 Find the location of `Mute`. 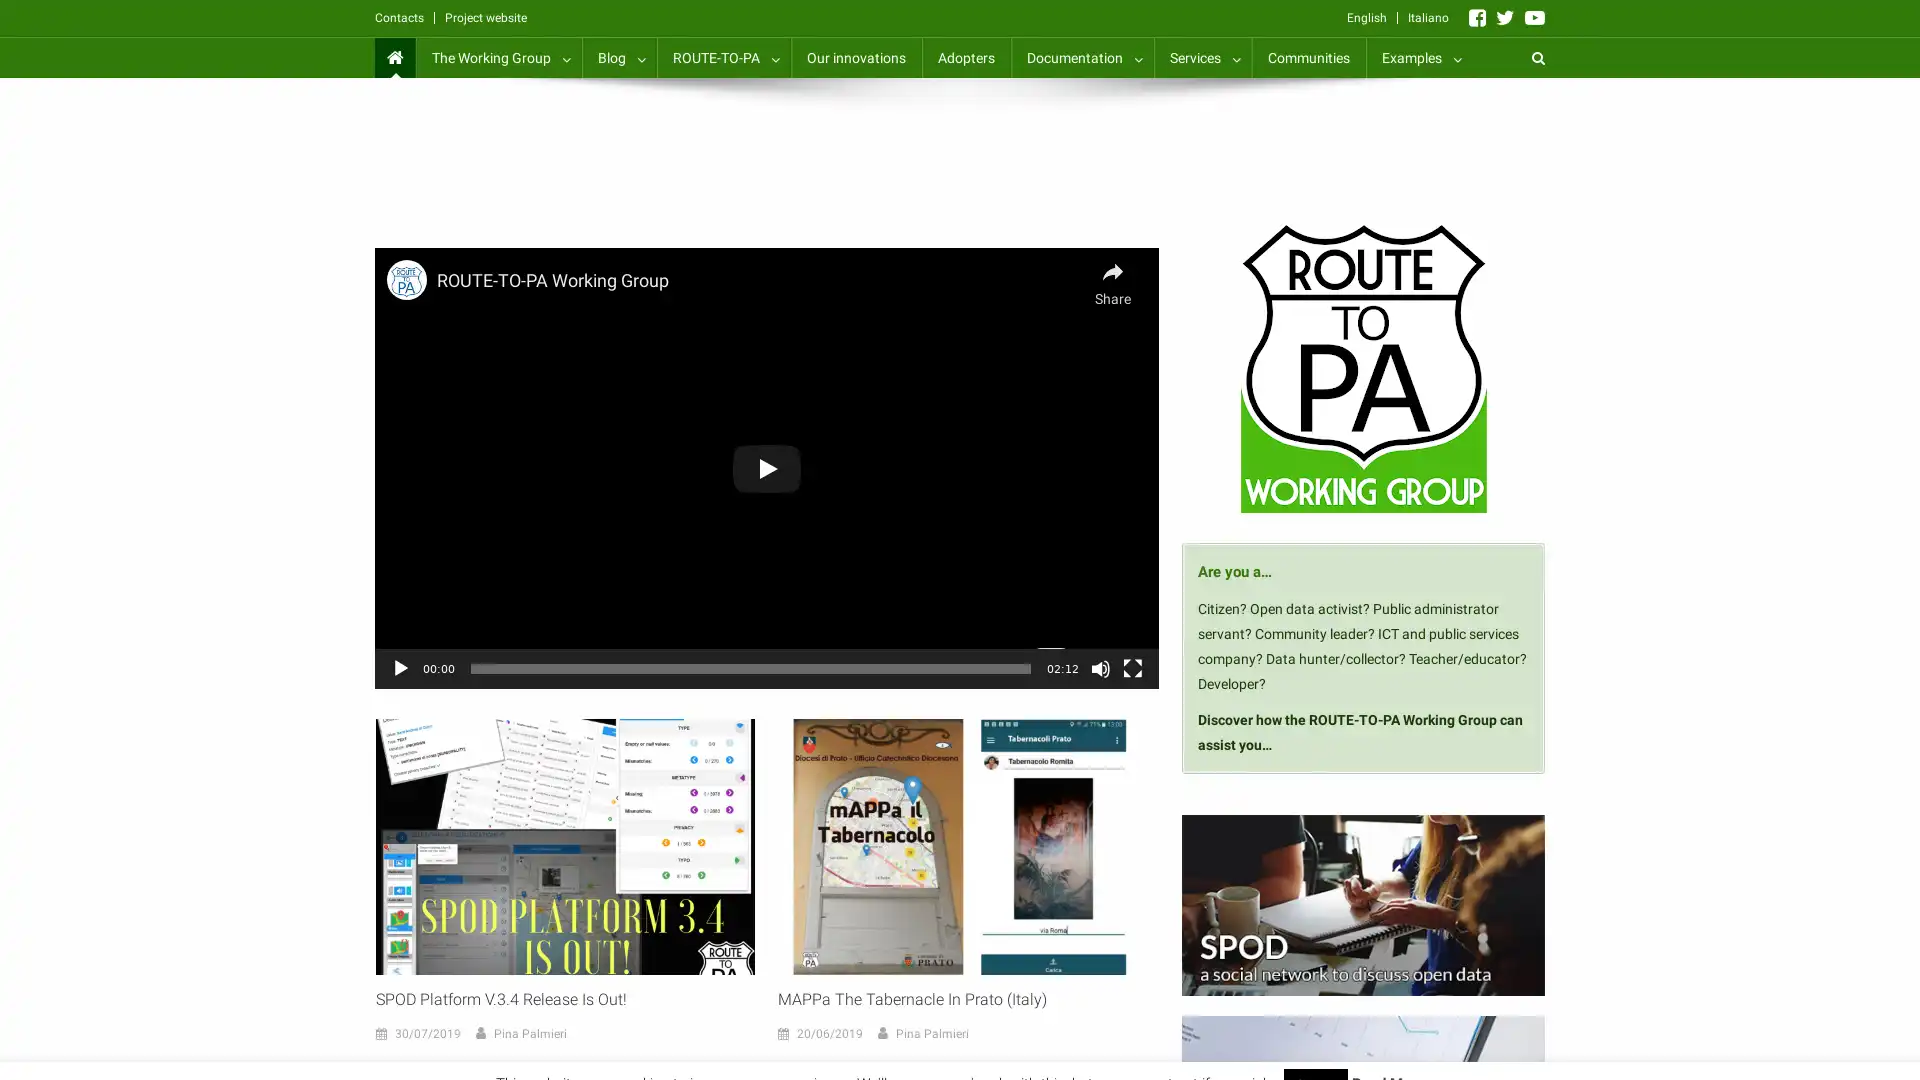

Mute is located at coordinates (1098, 668).